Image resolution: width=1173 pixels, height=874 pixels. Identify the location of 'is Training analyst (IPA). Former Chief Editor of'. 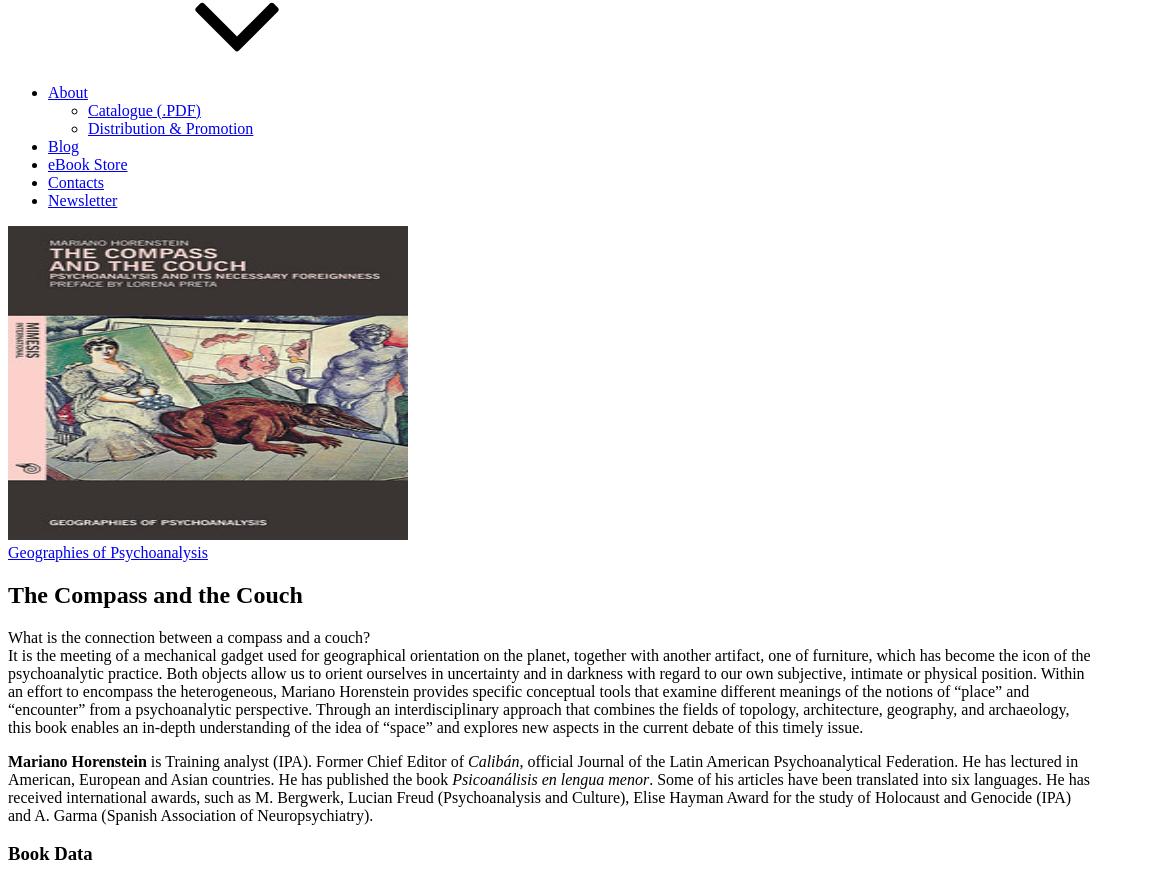
(305, 759).